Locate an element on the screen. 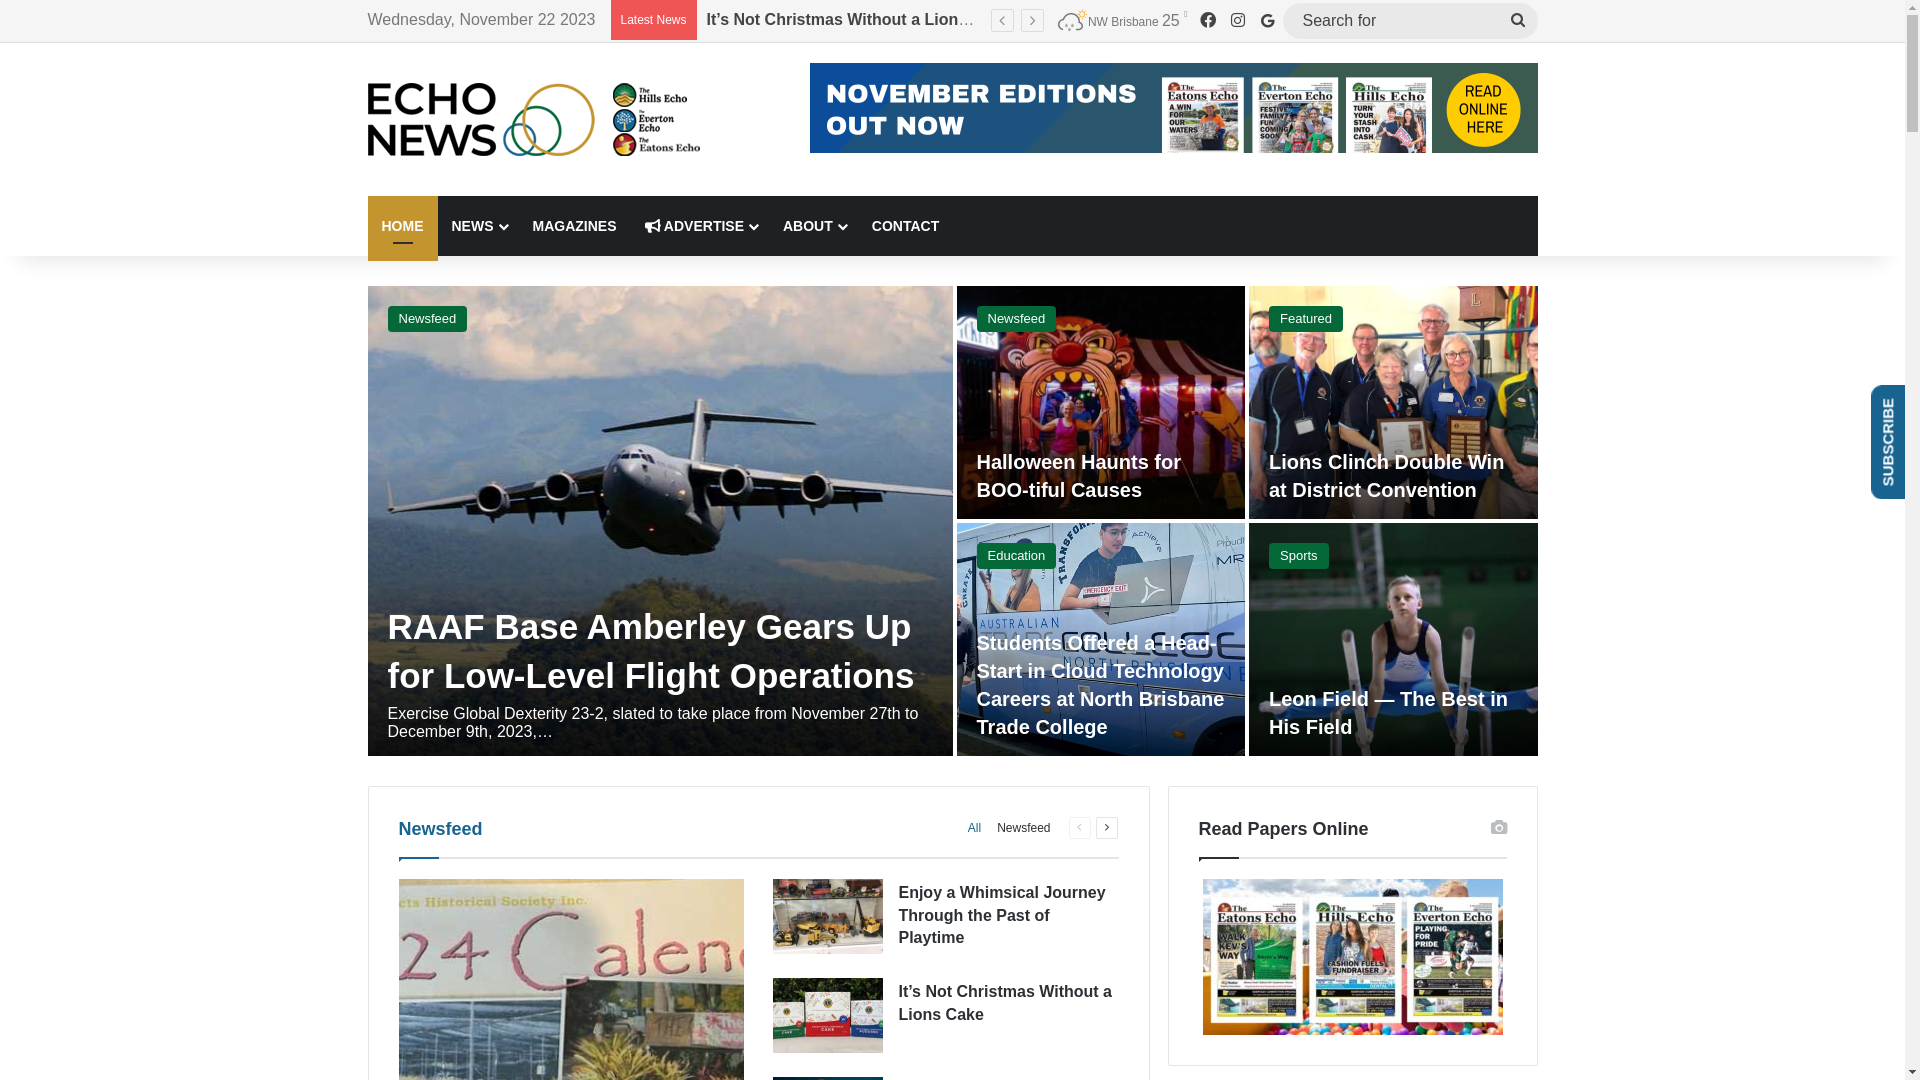 The width and height of the screenshot is (1920, 1080). 'MAGAZINES' is located at coordinates (518, 225).